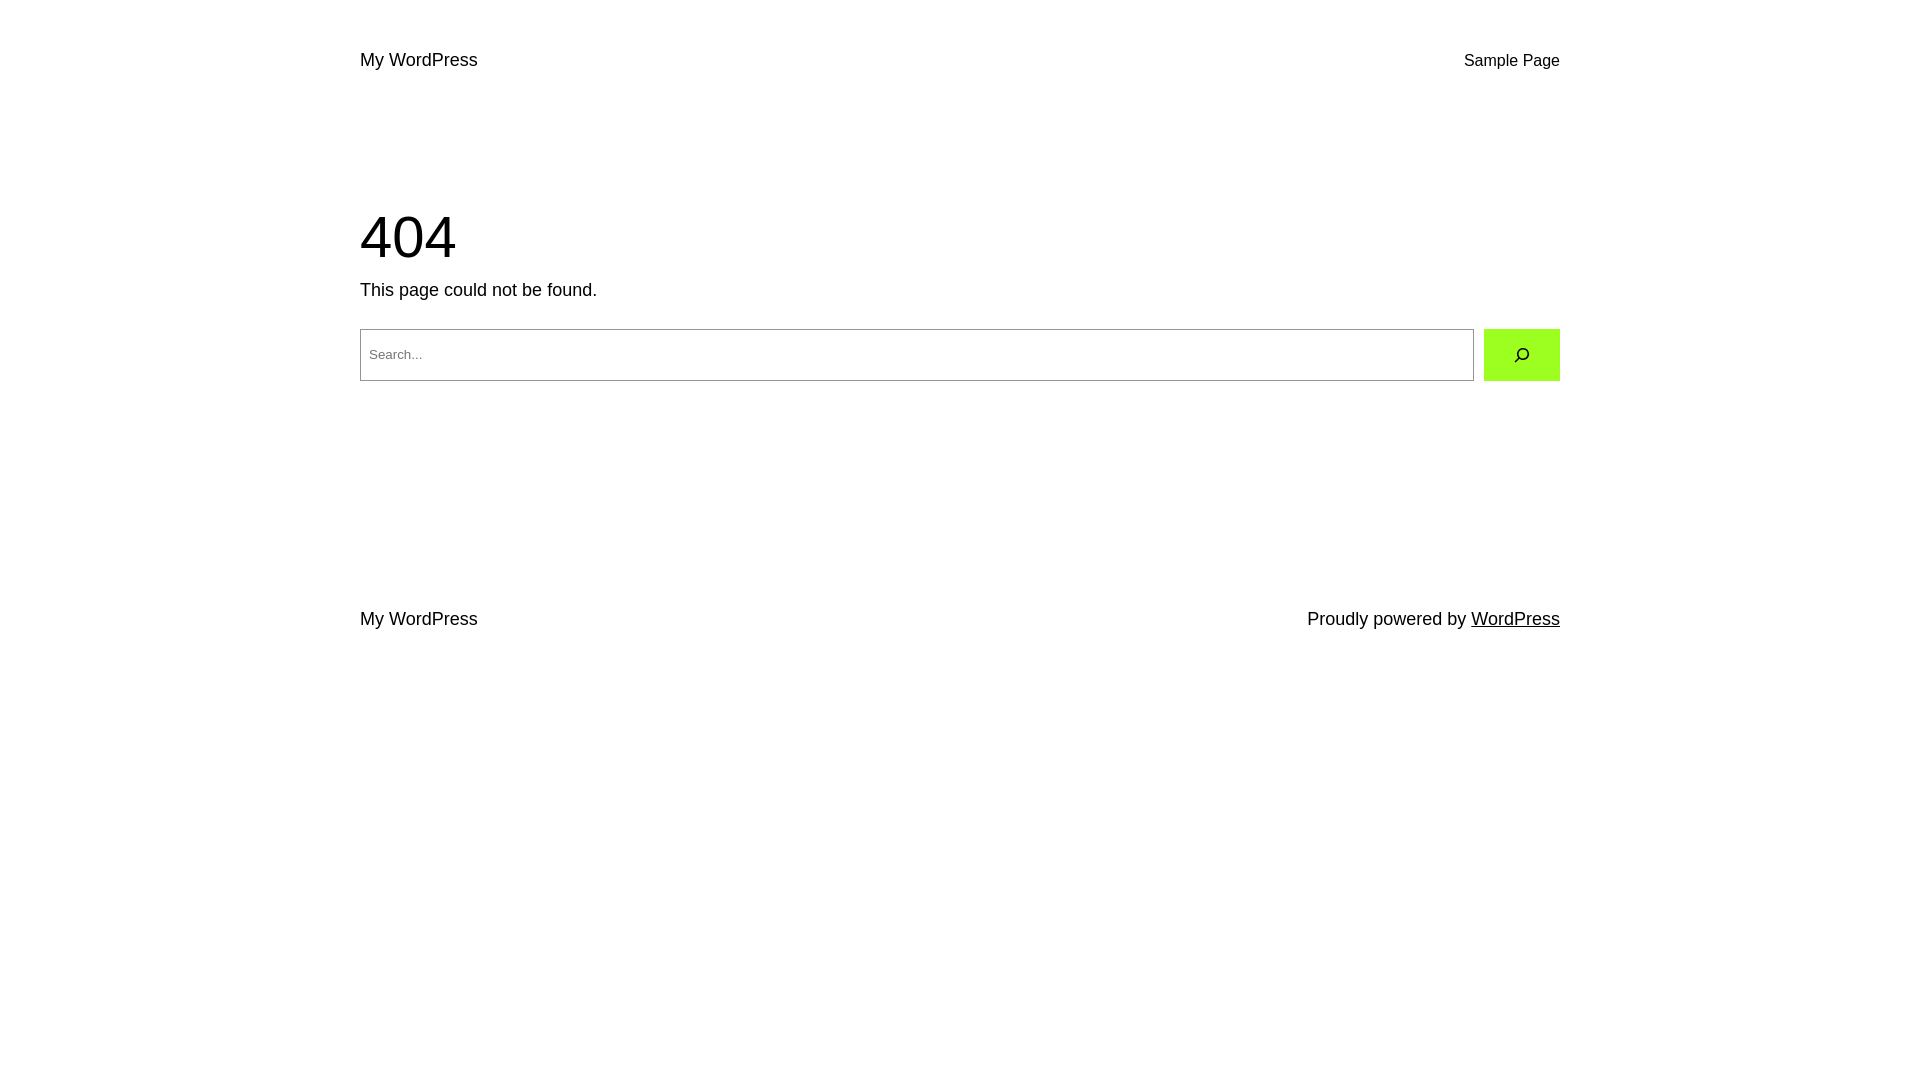 The height and width of the screenshot is (1080, 1920). Describe the element at coordinates (417, 59) in the screenshot. I see `'My WordPress'` at that location.